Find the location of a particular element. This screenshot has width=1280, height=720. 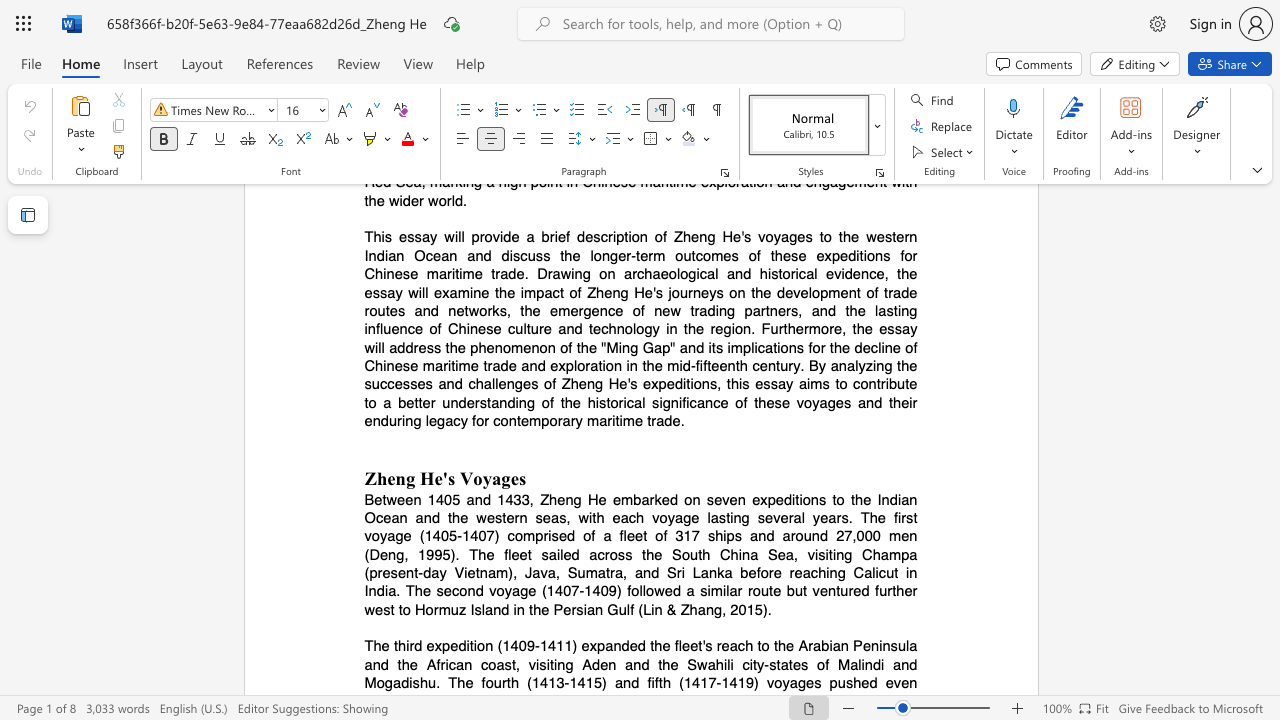

the subset text "he" within the text "The third expedition (1409-1411) expanded the fleet" is located at coordinates (853, 682).